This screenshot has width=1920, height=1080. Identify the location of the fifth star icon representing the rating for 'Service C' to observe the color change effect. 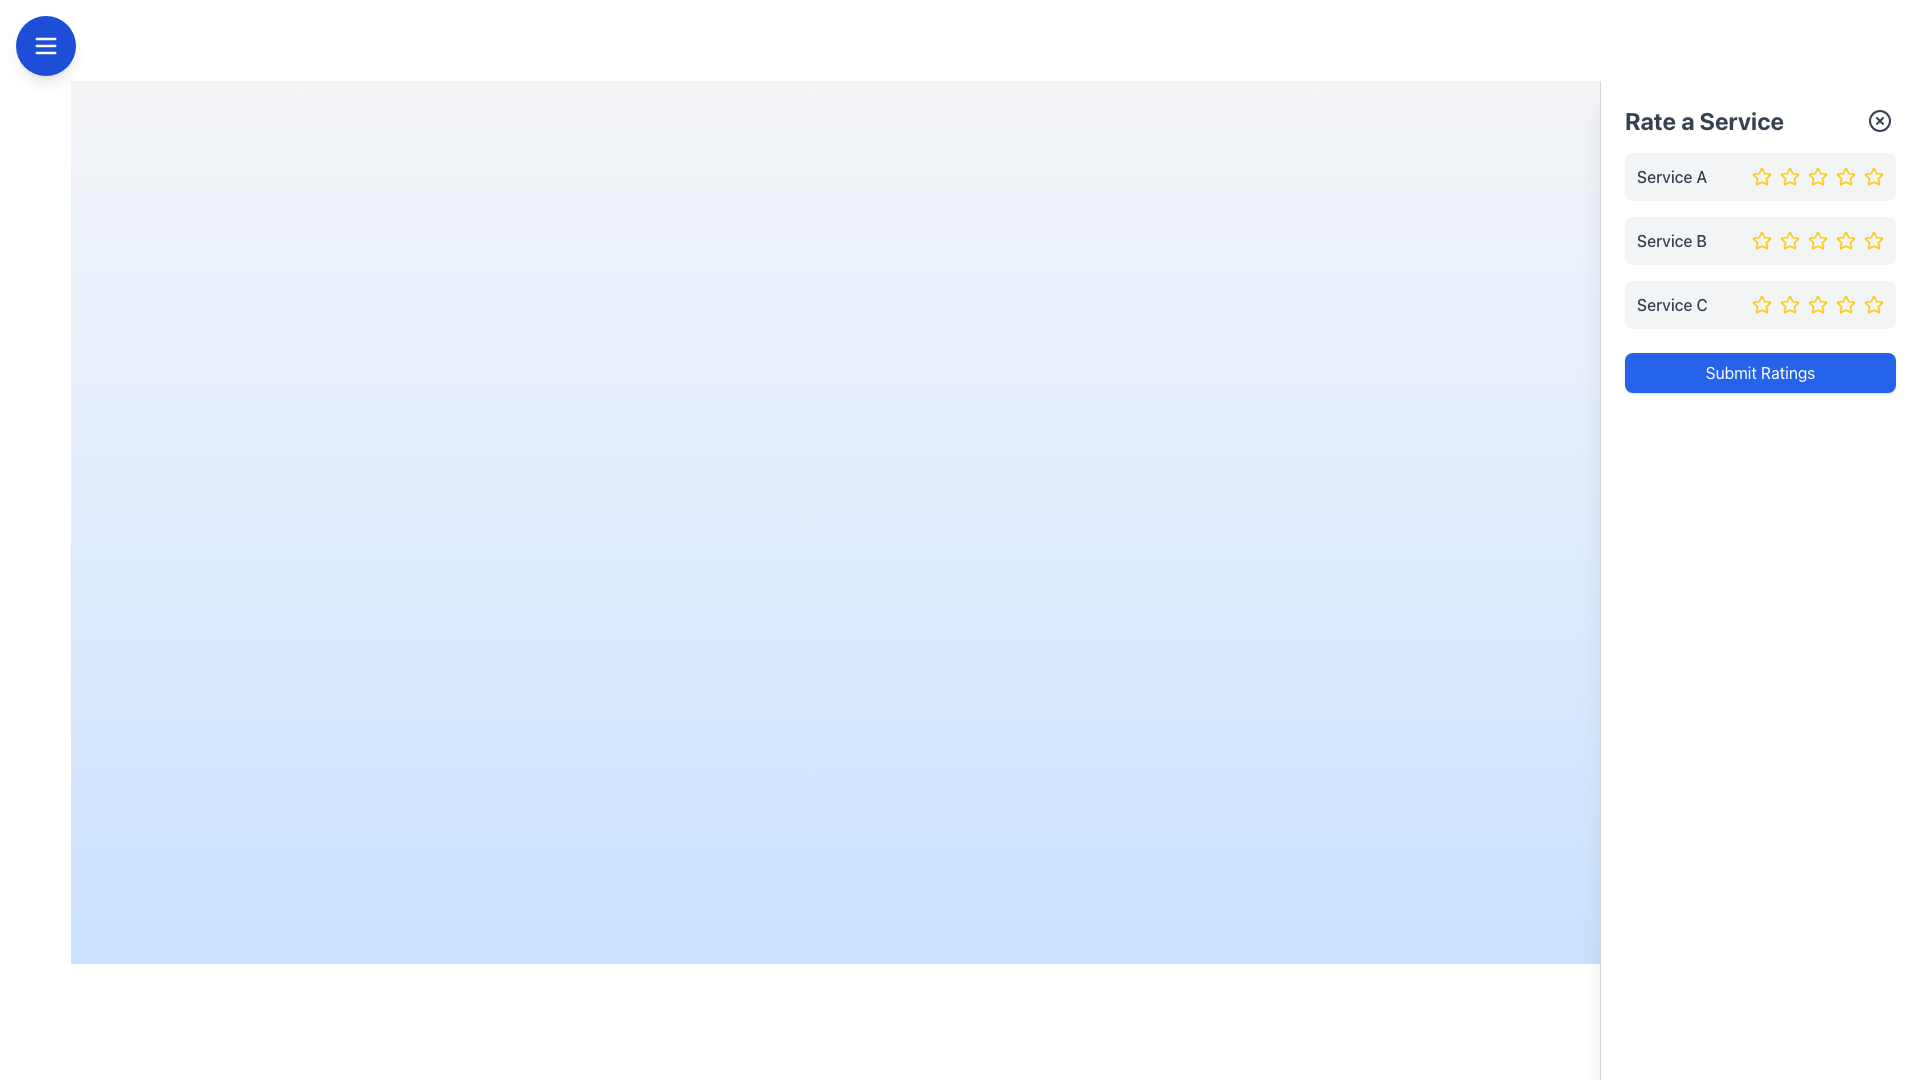
(1872, 304).